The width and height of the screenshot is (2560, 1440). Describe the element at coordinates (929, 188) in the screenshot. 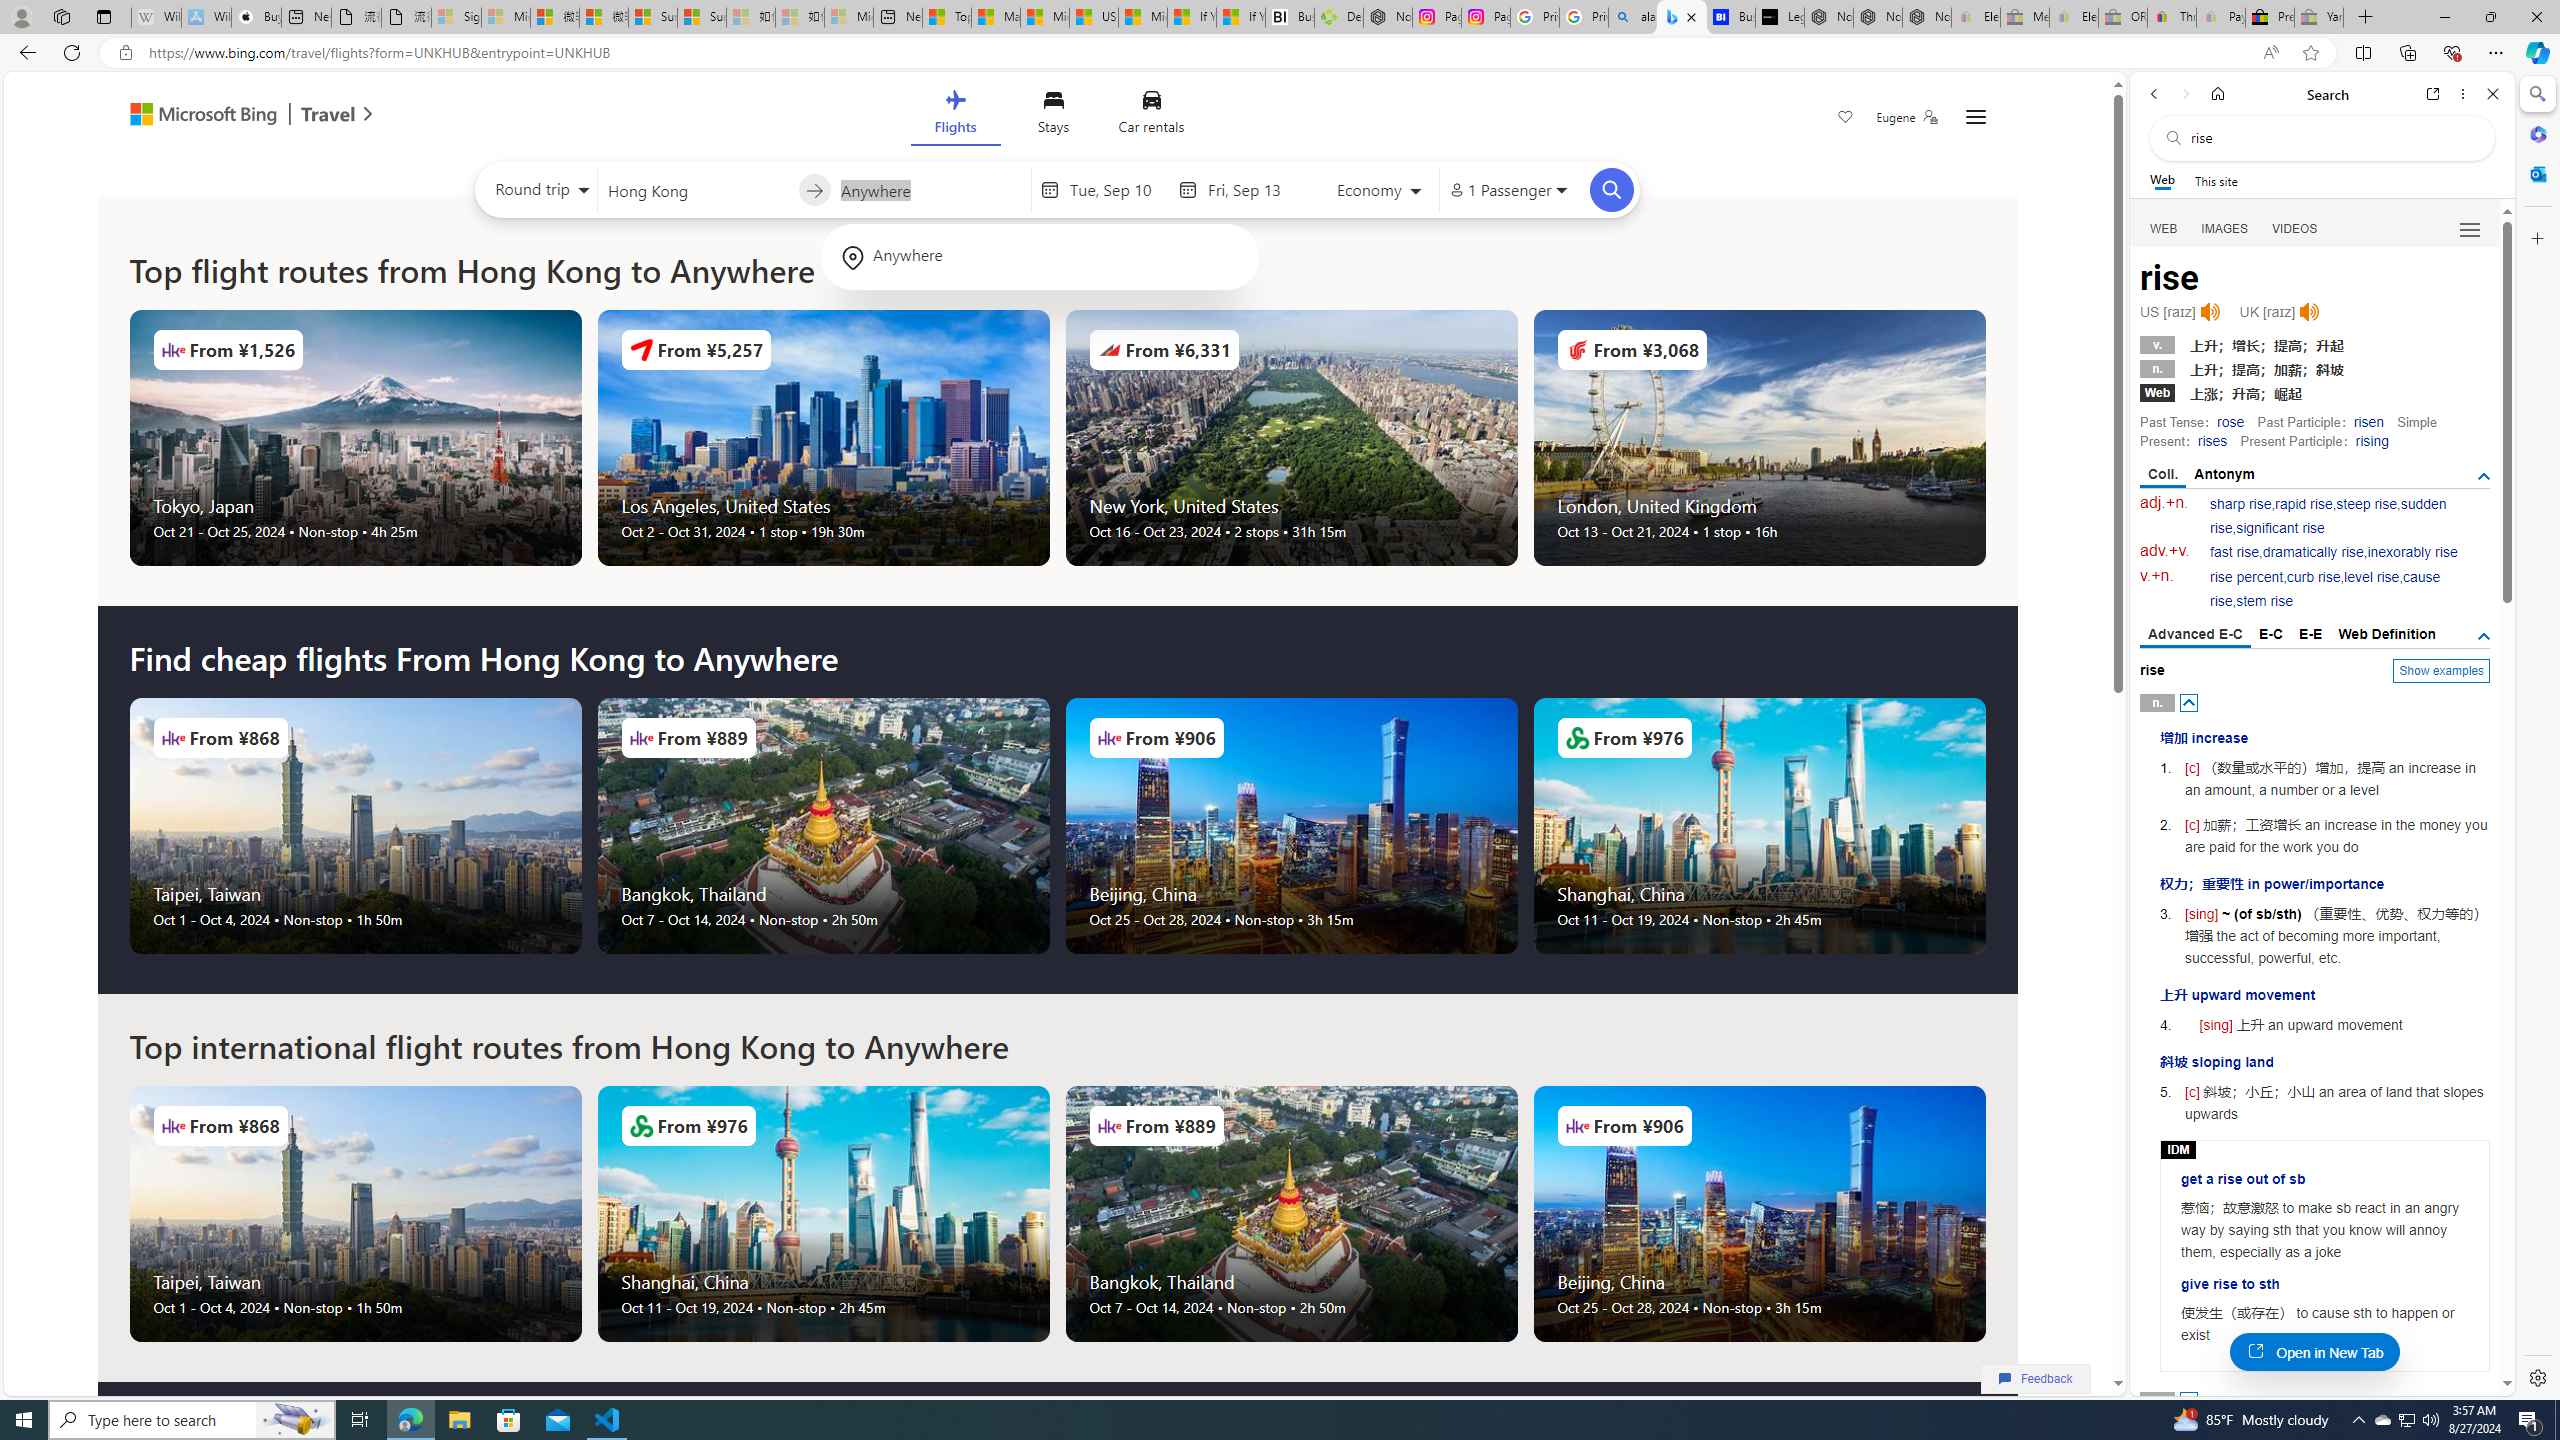

I see `'Class: autosuggest-container full-height no-y-padding'` at that location.